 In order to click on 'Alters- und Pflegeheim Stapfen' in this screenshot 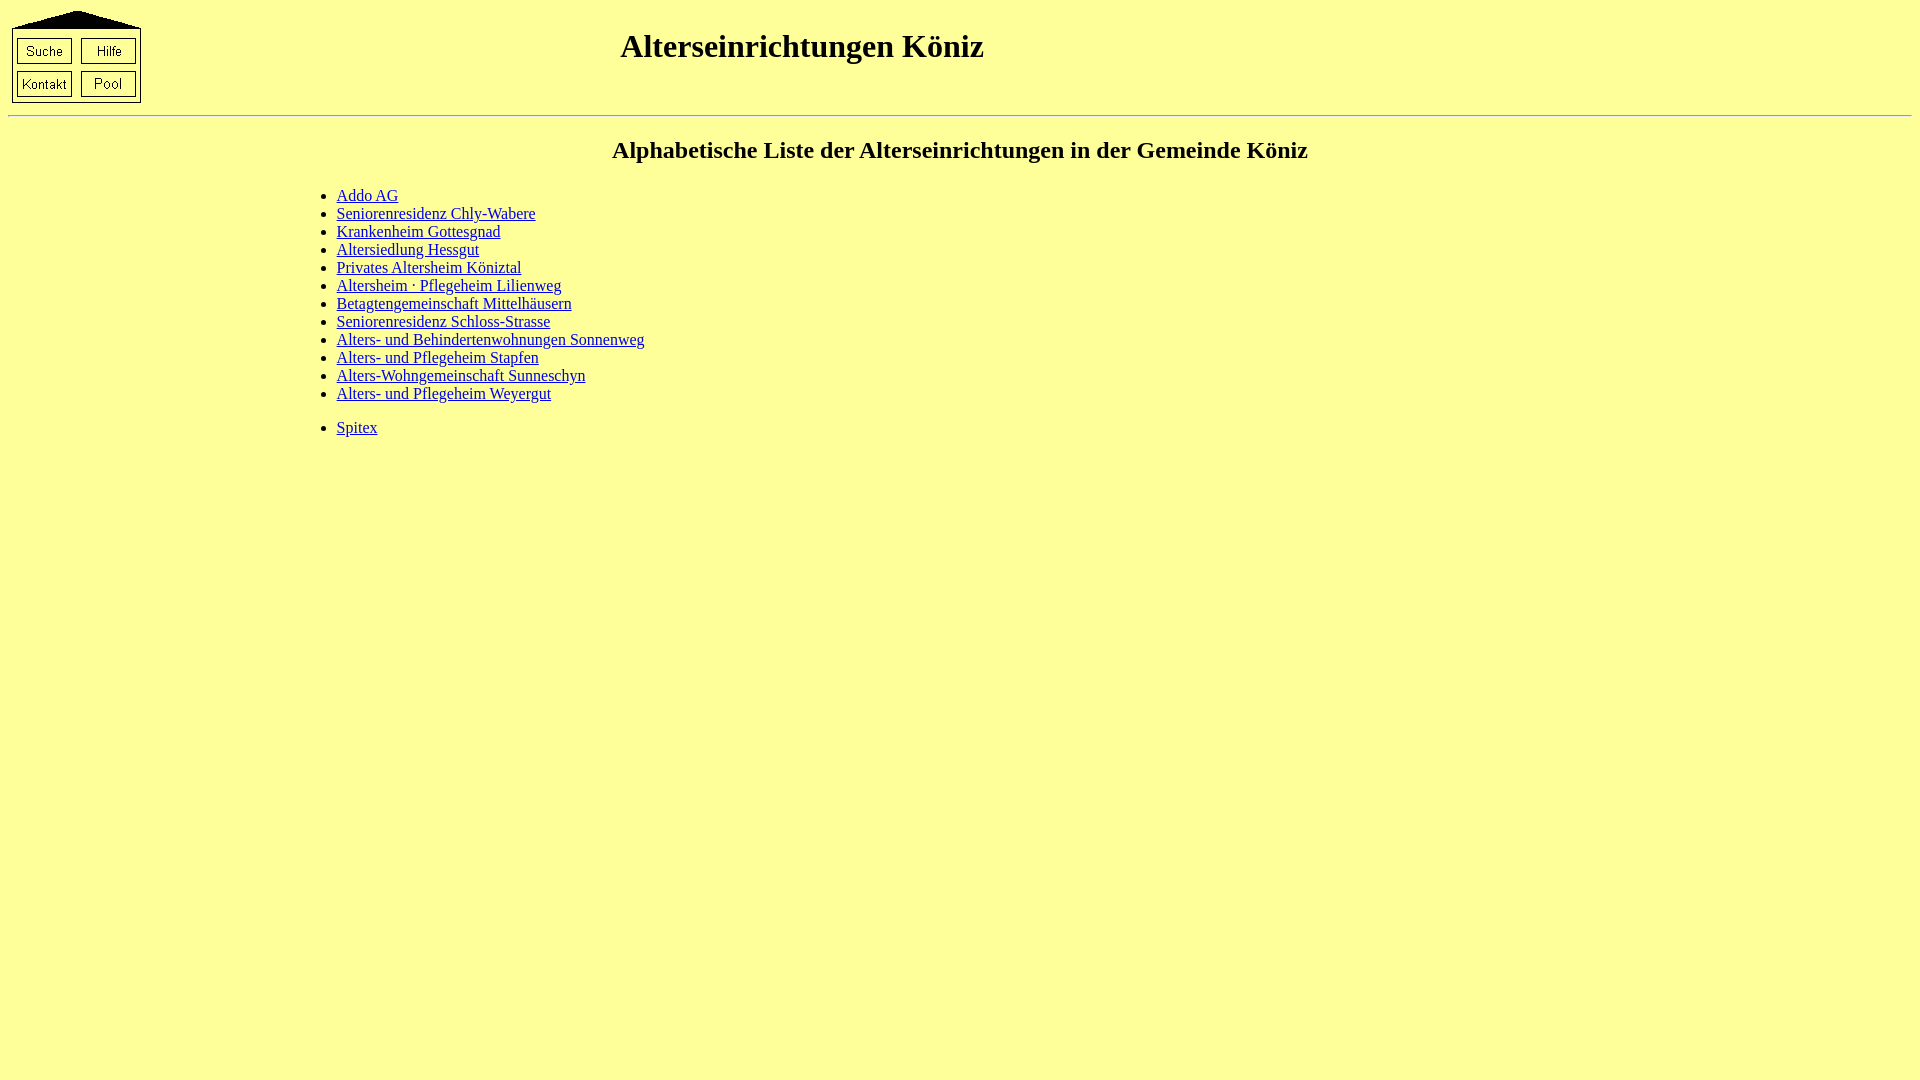, I will do `click(436, 356)`.